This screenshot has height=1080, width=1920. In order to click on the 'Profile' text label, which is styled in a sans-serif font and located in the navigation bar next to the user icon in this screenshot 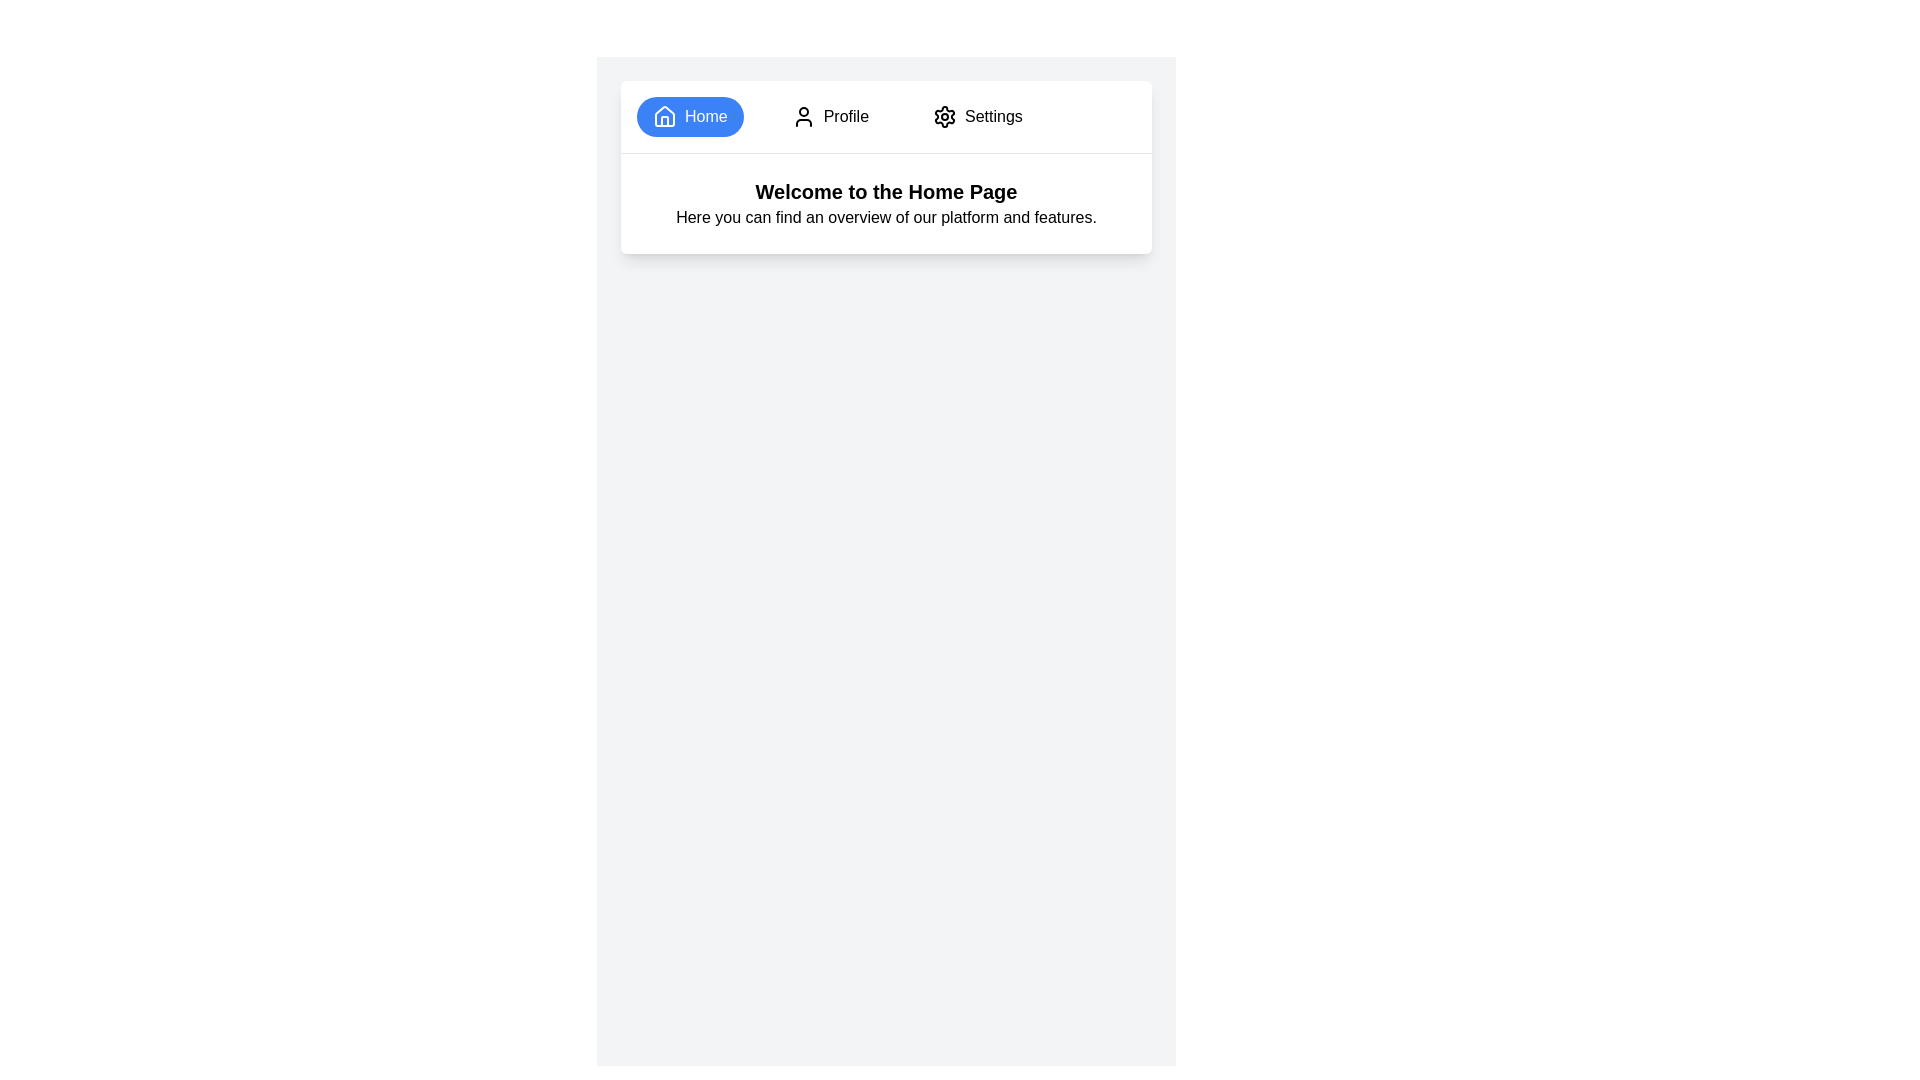, I will do `click(846, 116)`.